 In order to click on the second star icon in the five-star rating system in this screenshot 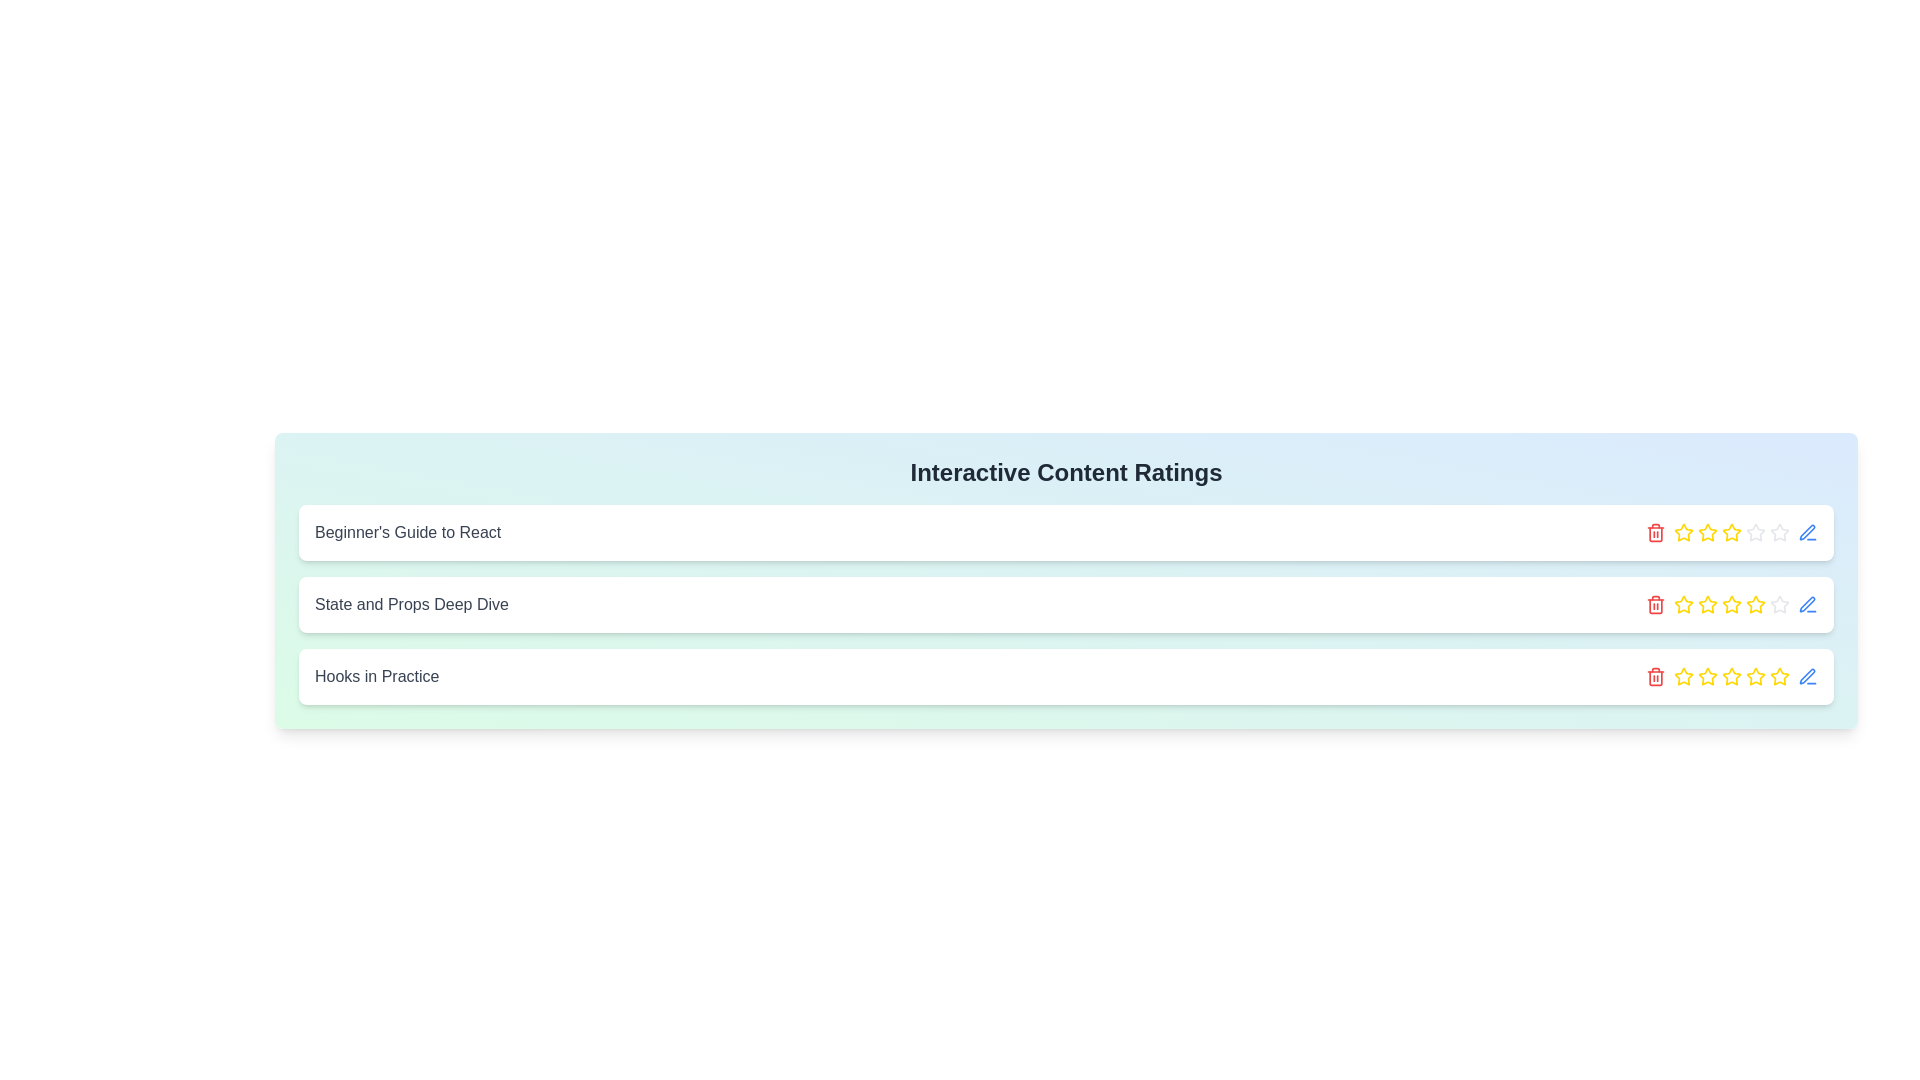, I will do `click(1707, 531)`.